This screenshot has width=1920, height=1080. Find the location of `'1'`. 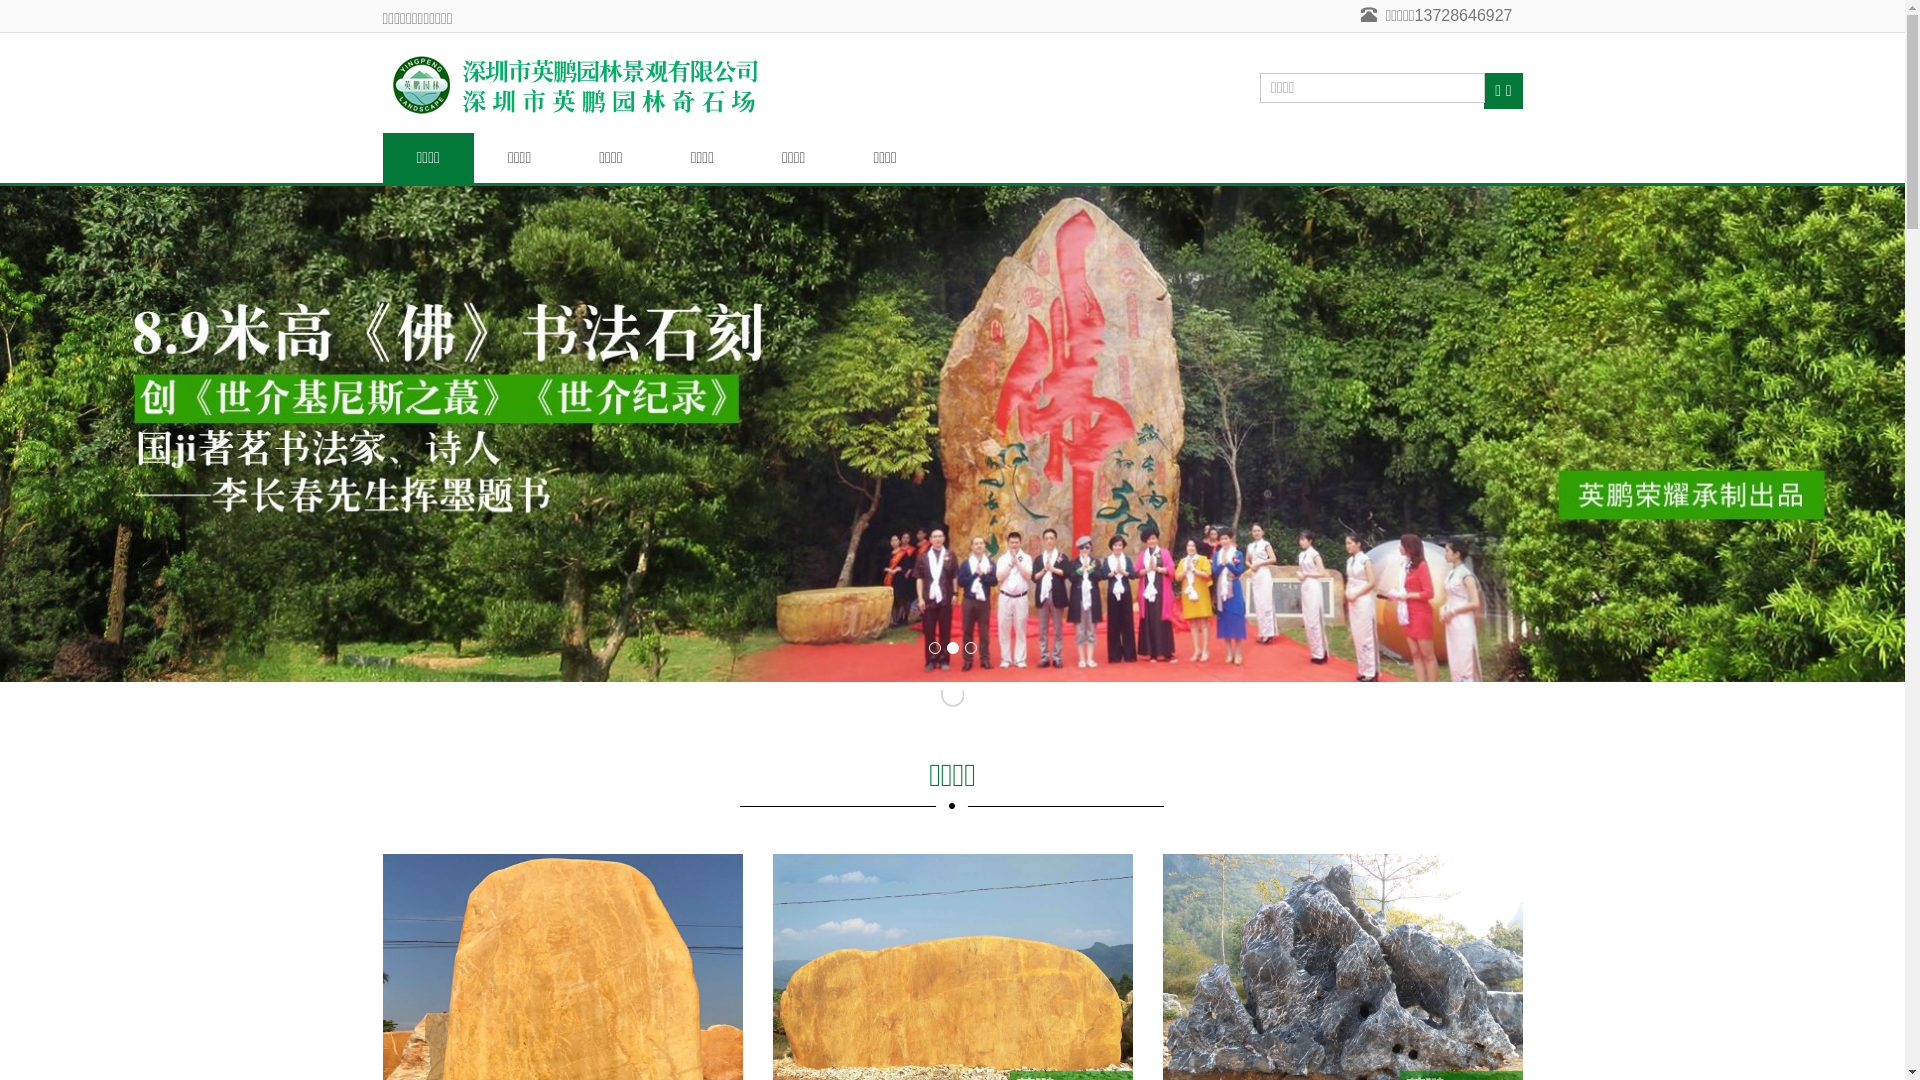

'1' is located at coordinates (933, 648).